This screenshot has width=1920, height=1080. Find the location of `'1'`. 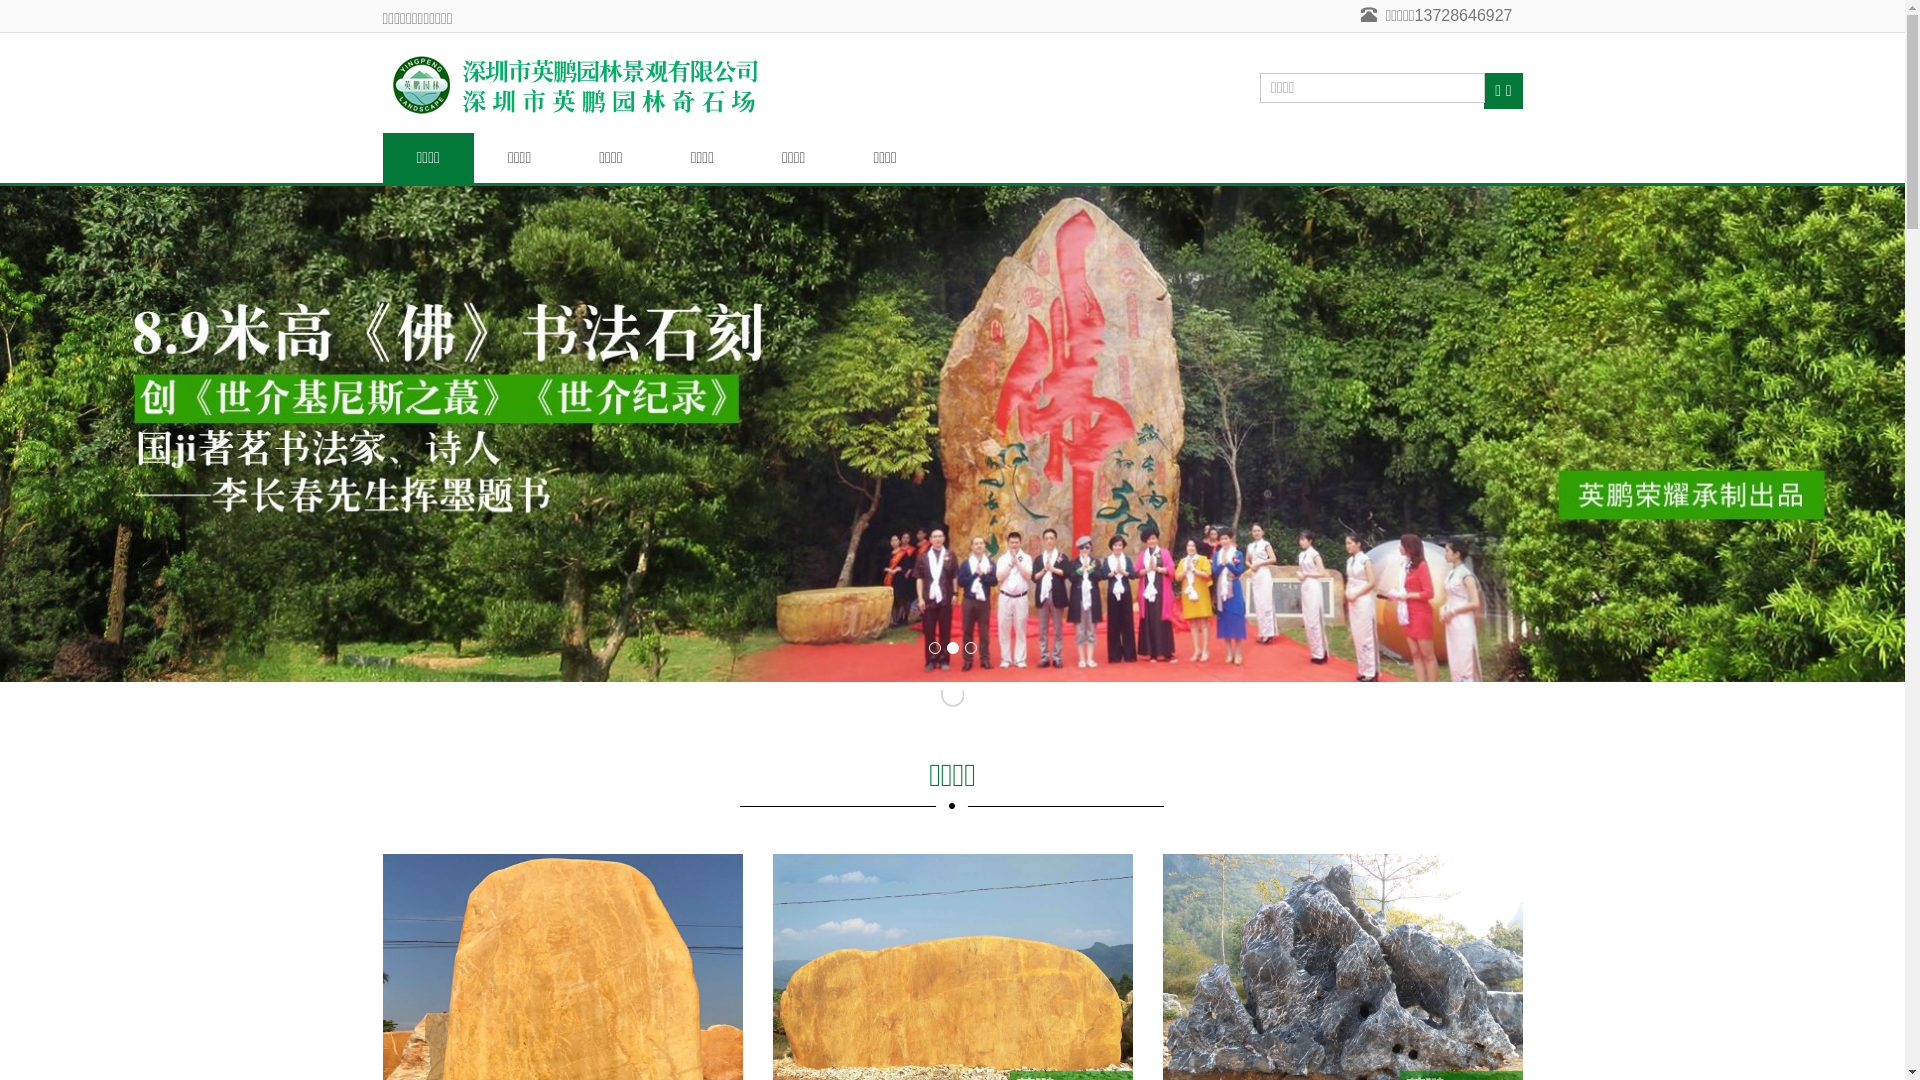

'1' is located at coordinates (933, 648).